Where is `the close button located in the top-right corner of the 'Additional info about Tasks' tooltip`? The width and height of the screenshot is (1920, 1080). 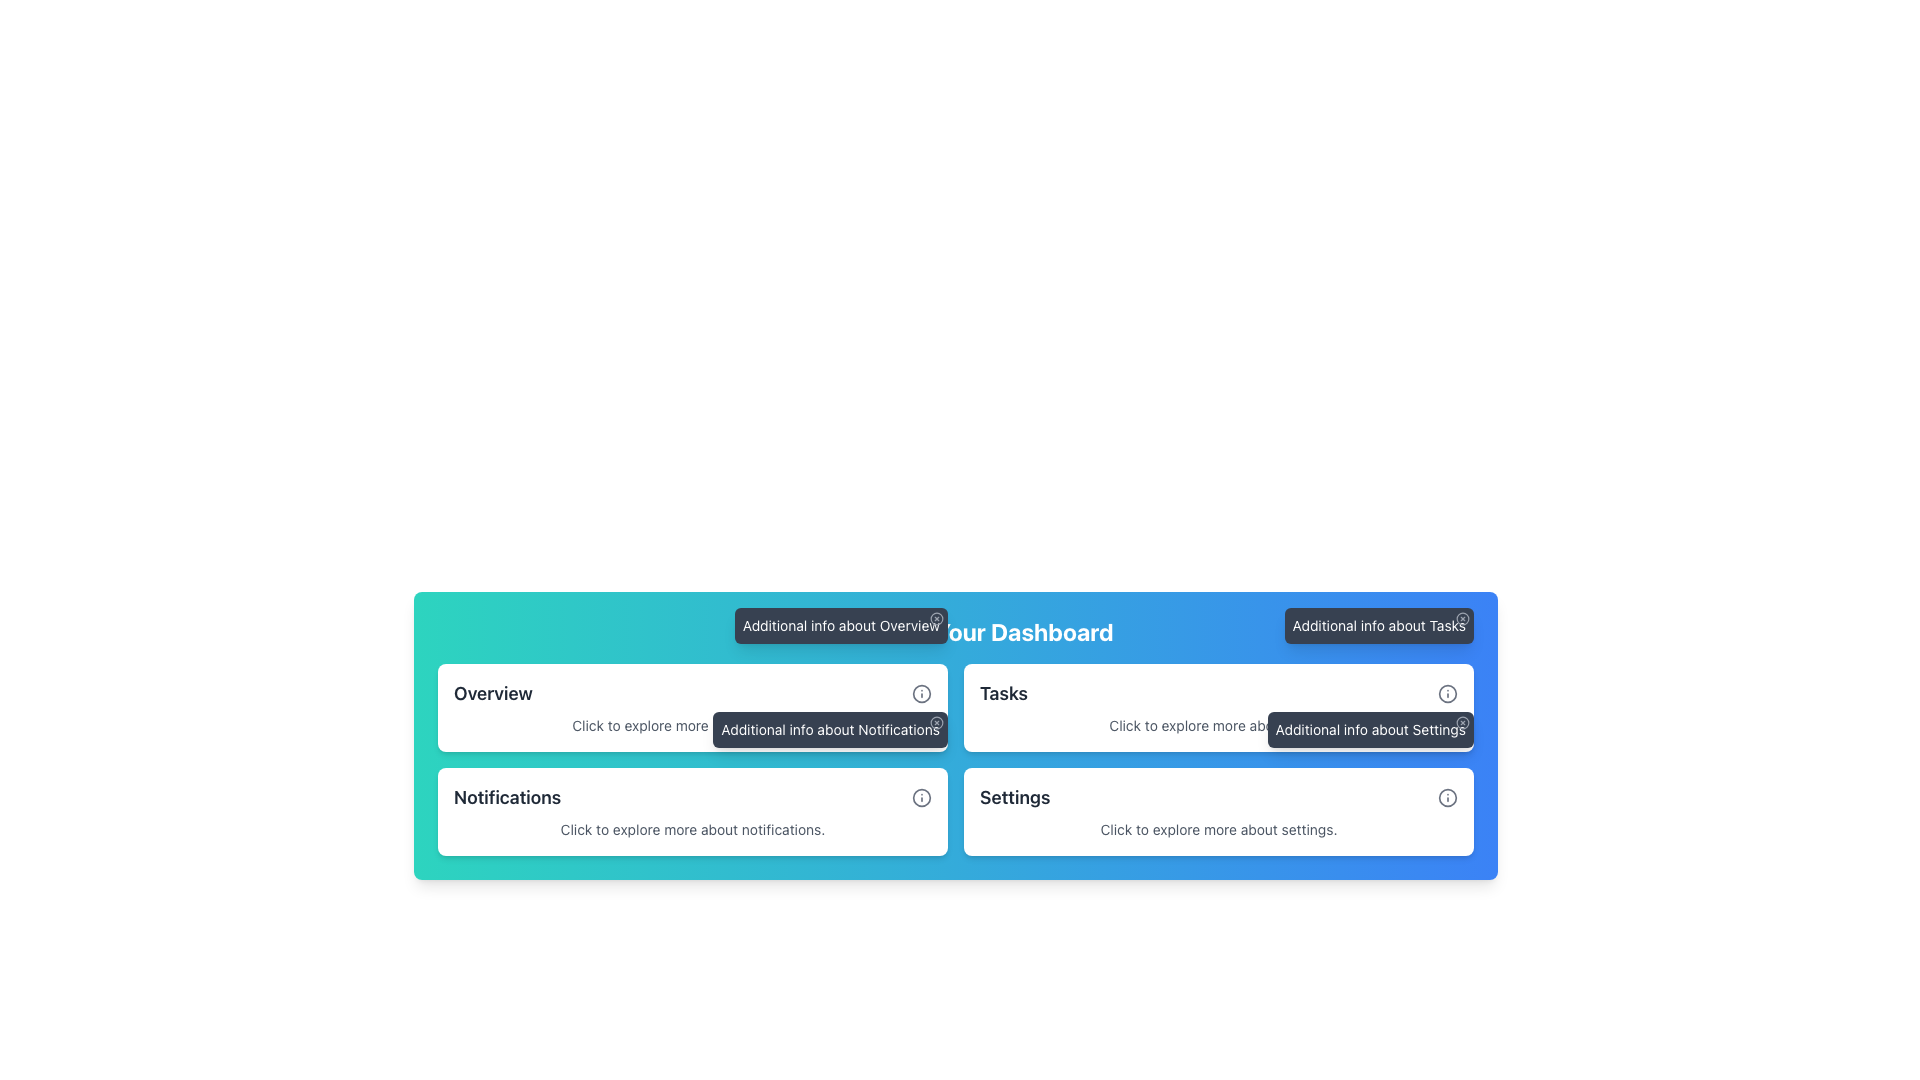
the close button located in the top-right corner of the 'Additional info about Tasks' tooltip is located at coordinates (1463, 617).